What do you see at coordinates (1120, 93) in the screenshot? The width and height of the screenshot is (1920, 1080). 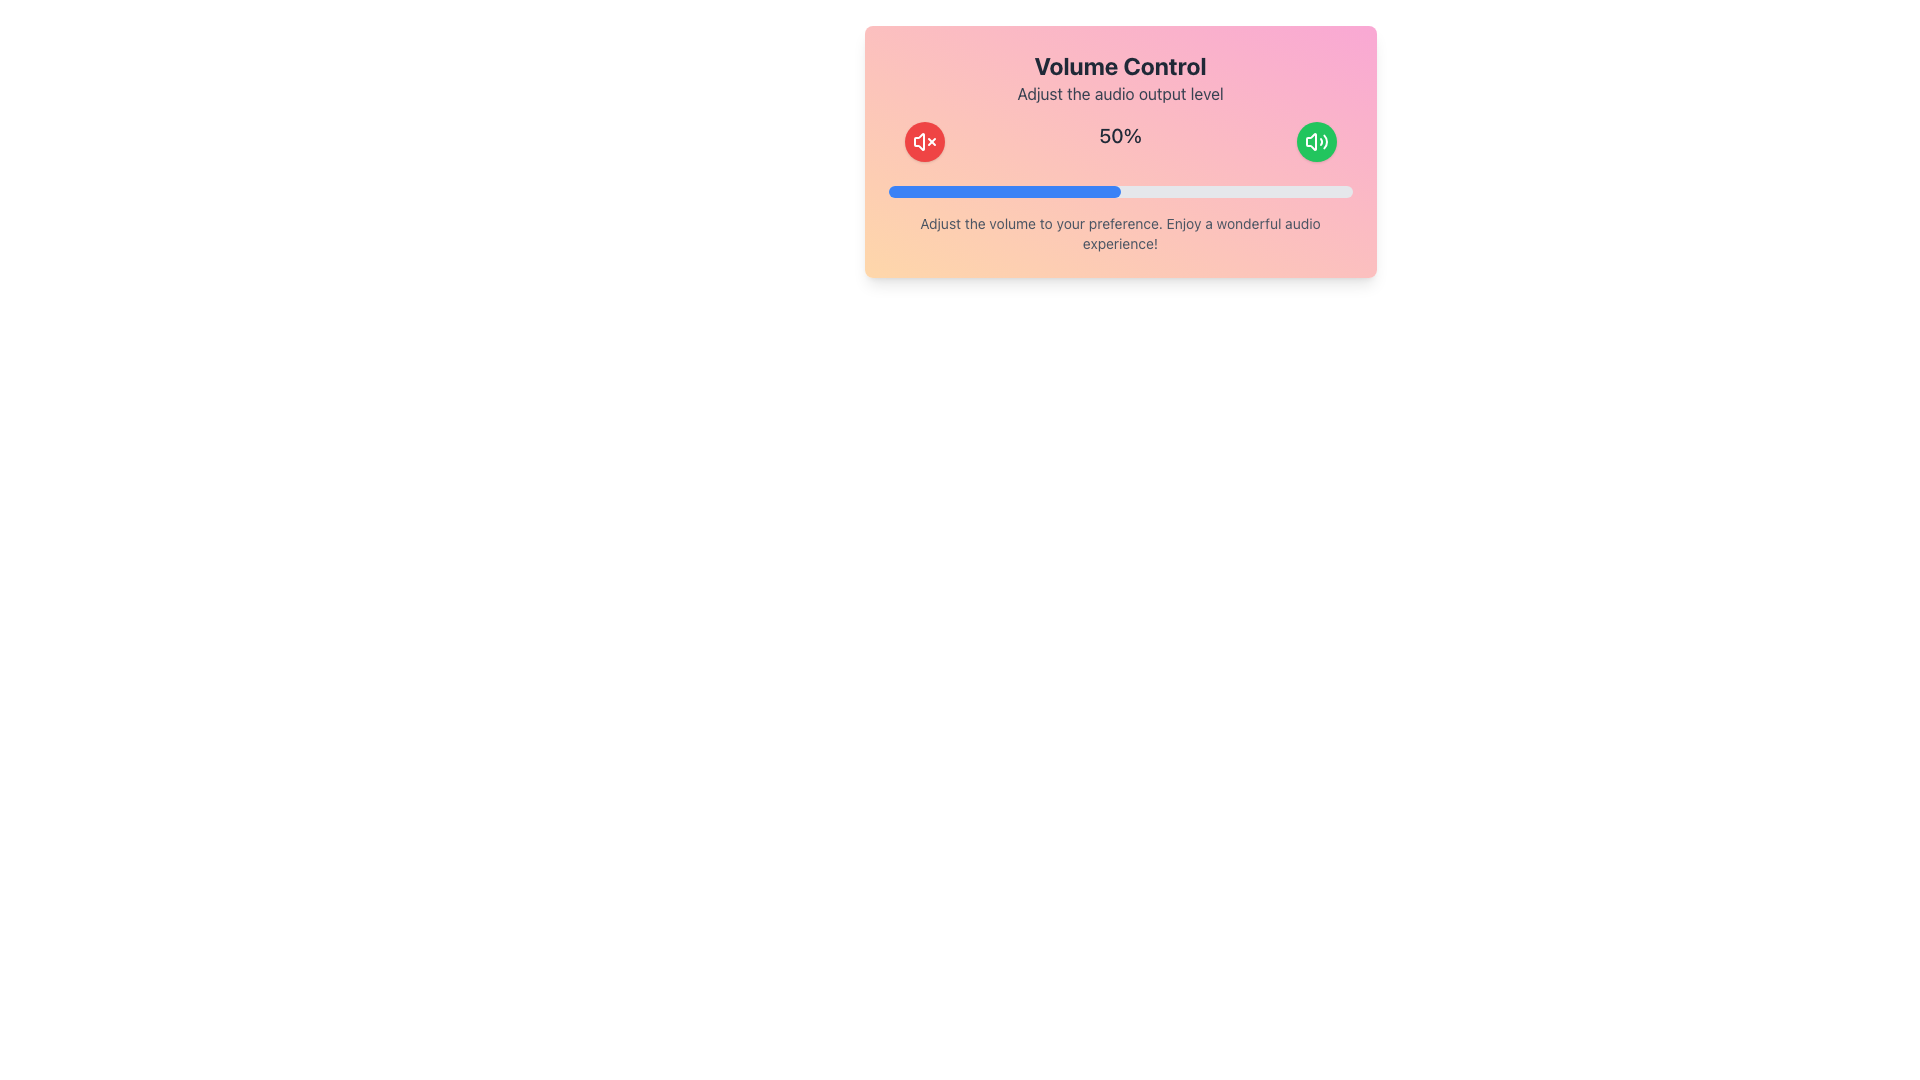 I see `the descriptive text label below the 'Volume Control' header, which provides guidance for the volume adjustment interface` at bounding box center [1120, 93].